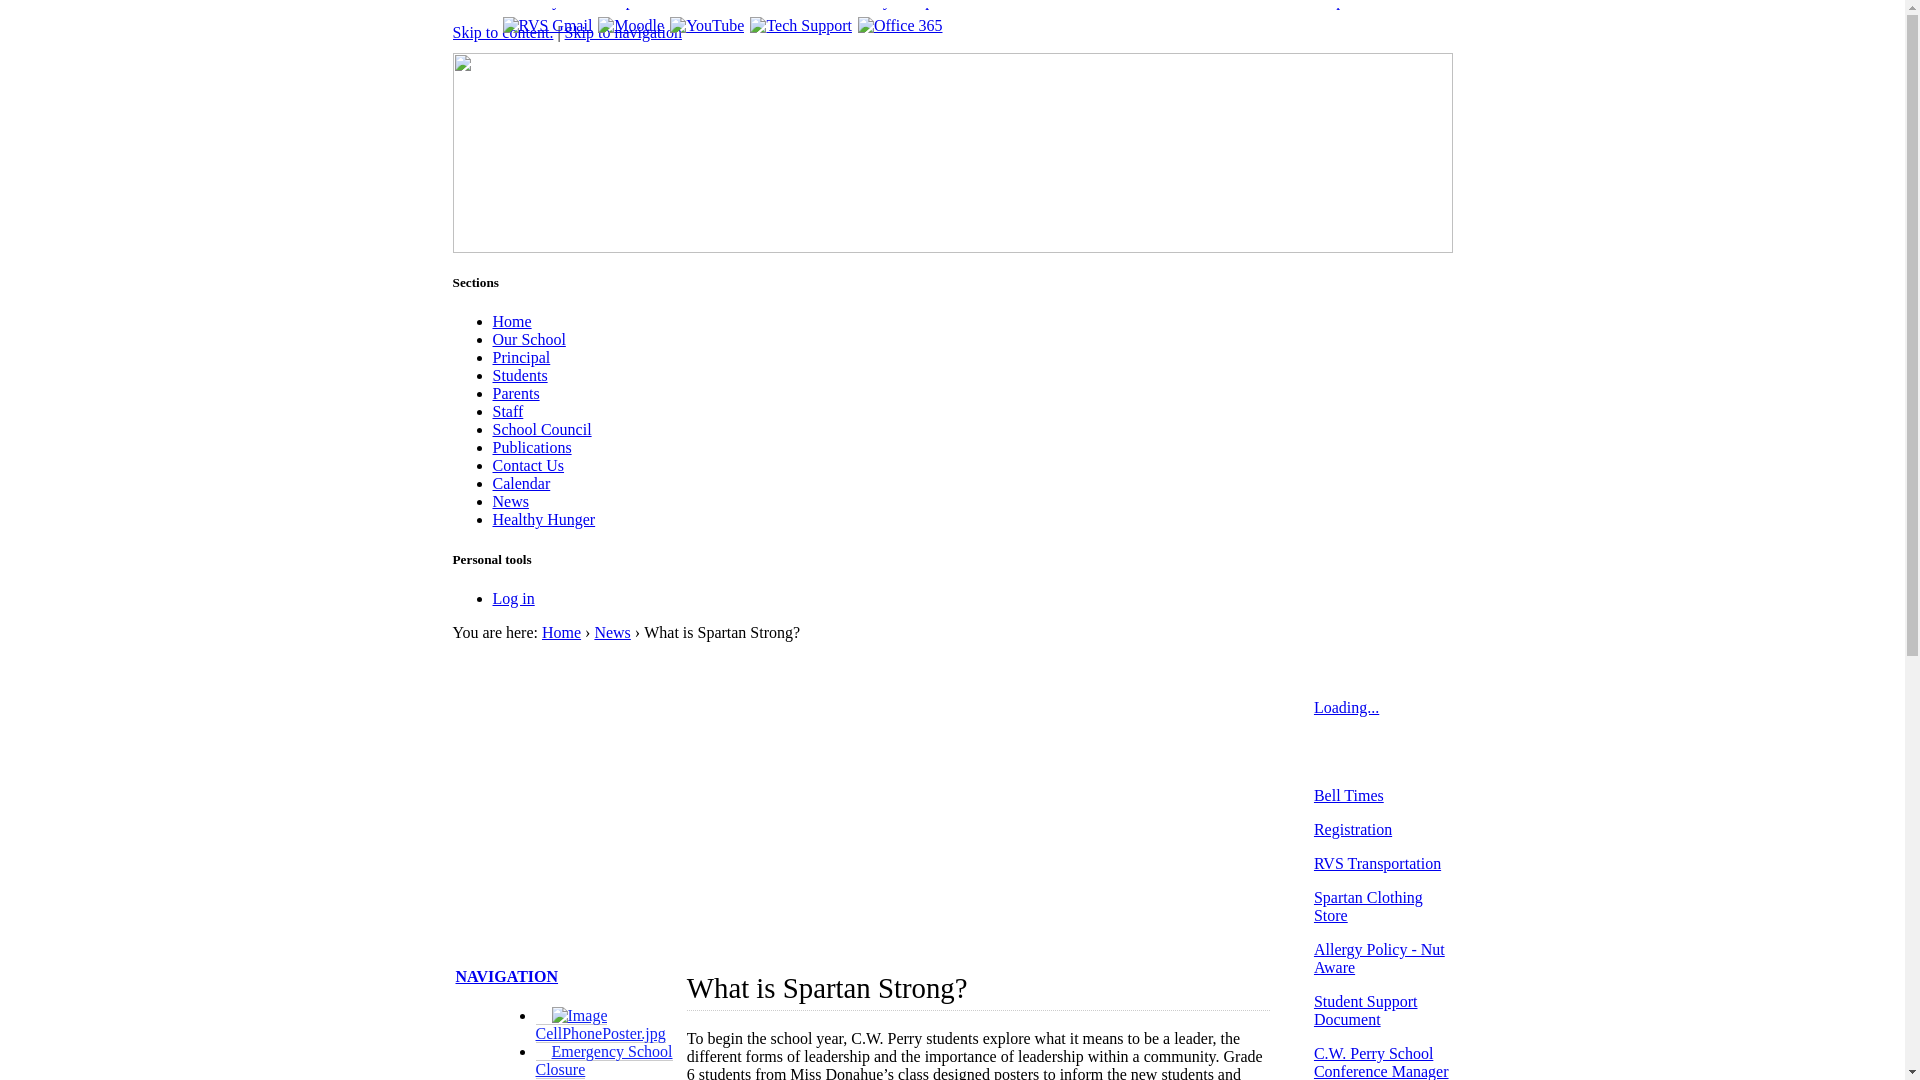 The width and height of the screenshot is (1920, 1080). Describe the element at coordinates (1348, 794) in the screenshot. I see `'Bell Times'` at that location.